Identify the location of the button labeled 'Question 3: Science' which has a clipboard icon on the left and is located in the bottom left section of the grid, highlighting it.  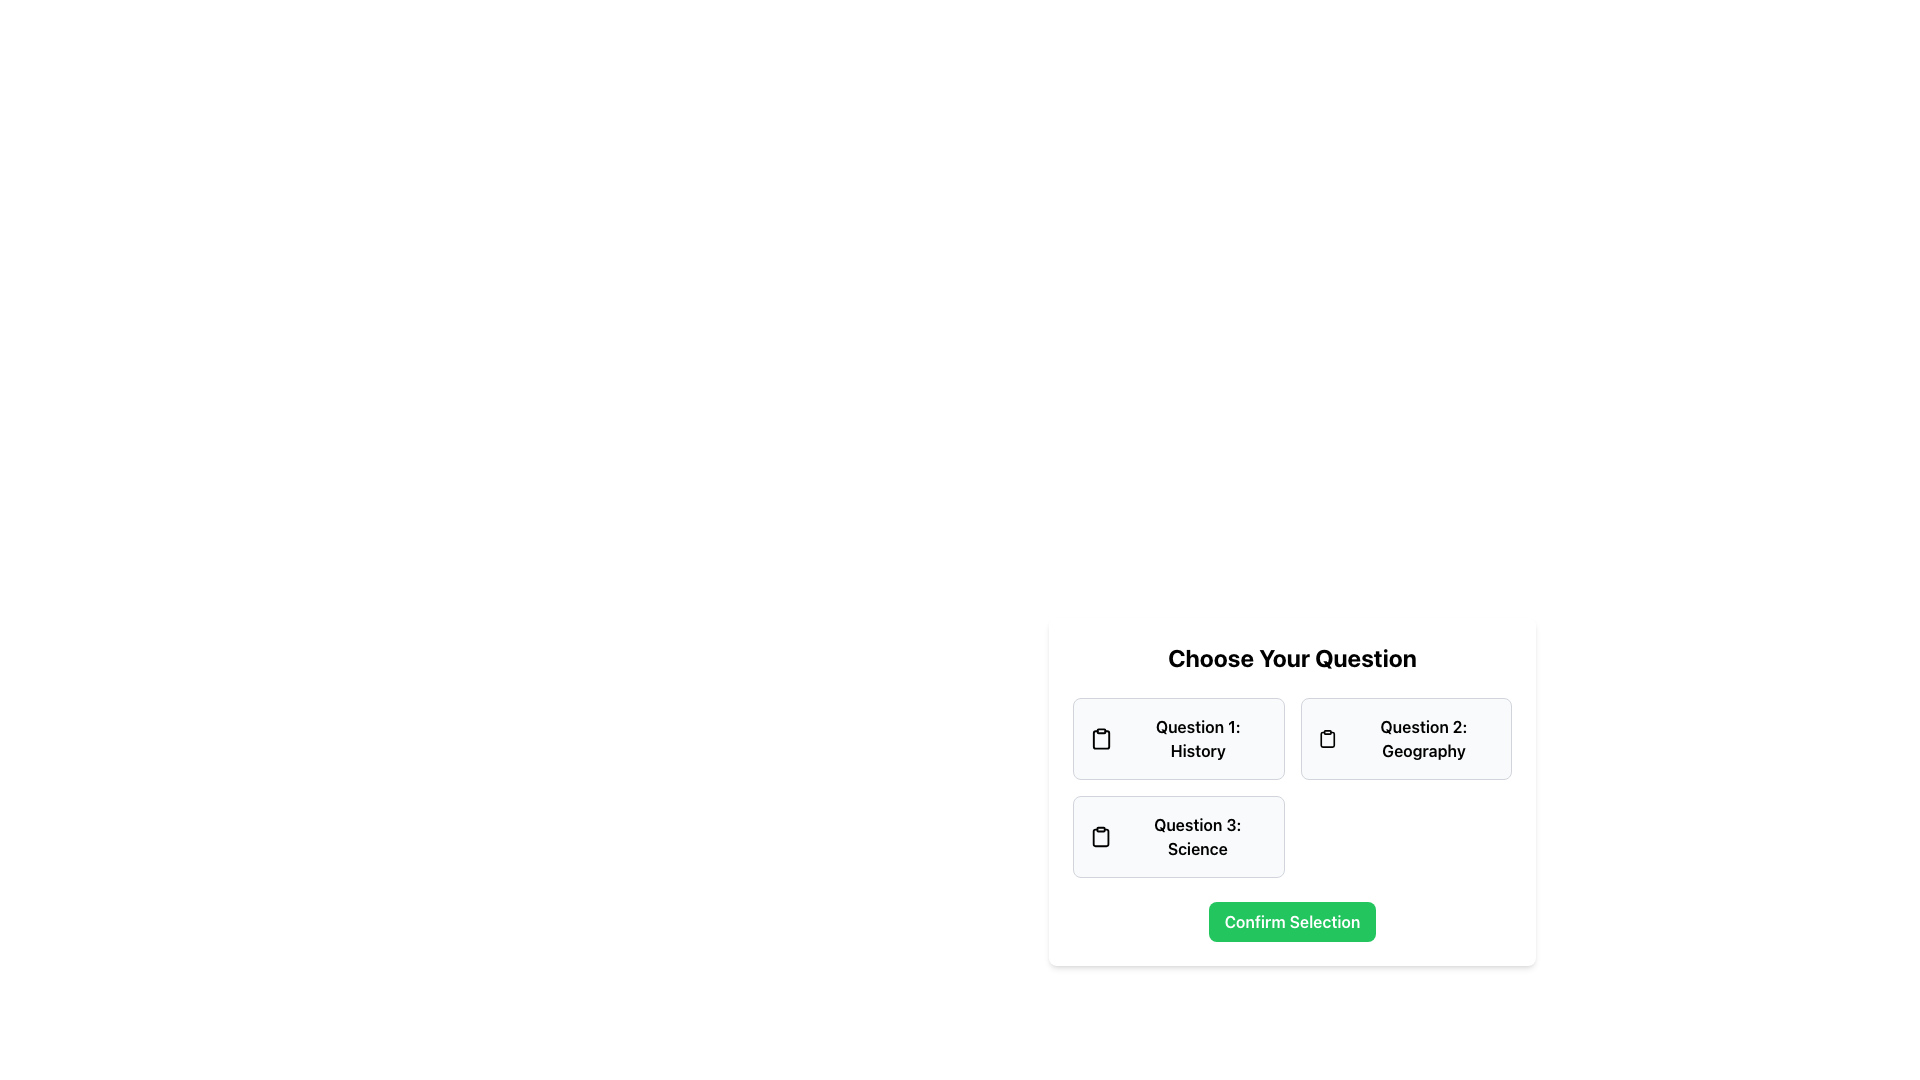
(1178, 837).